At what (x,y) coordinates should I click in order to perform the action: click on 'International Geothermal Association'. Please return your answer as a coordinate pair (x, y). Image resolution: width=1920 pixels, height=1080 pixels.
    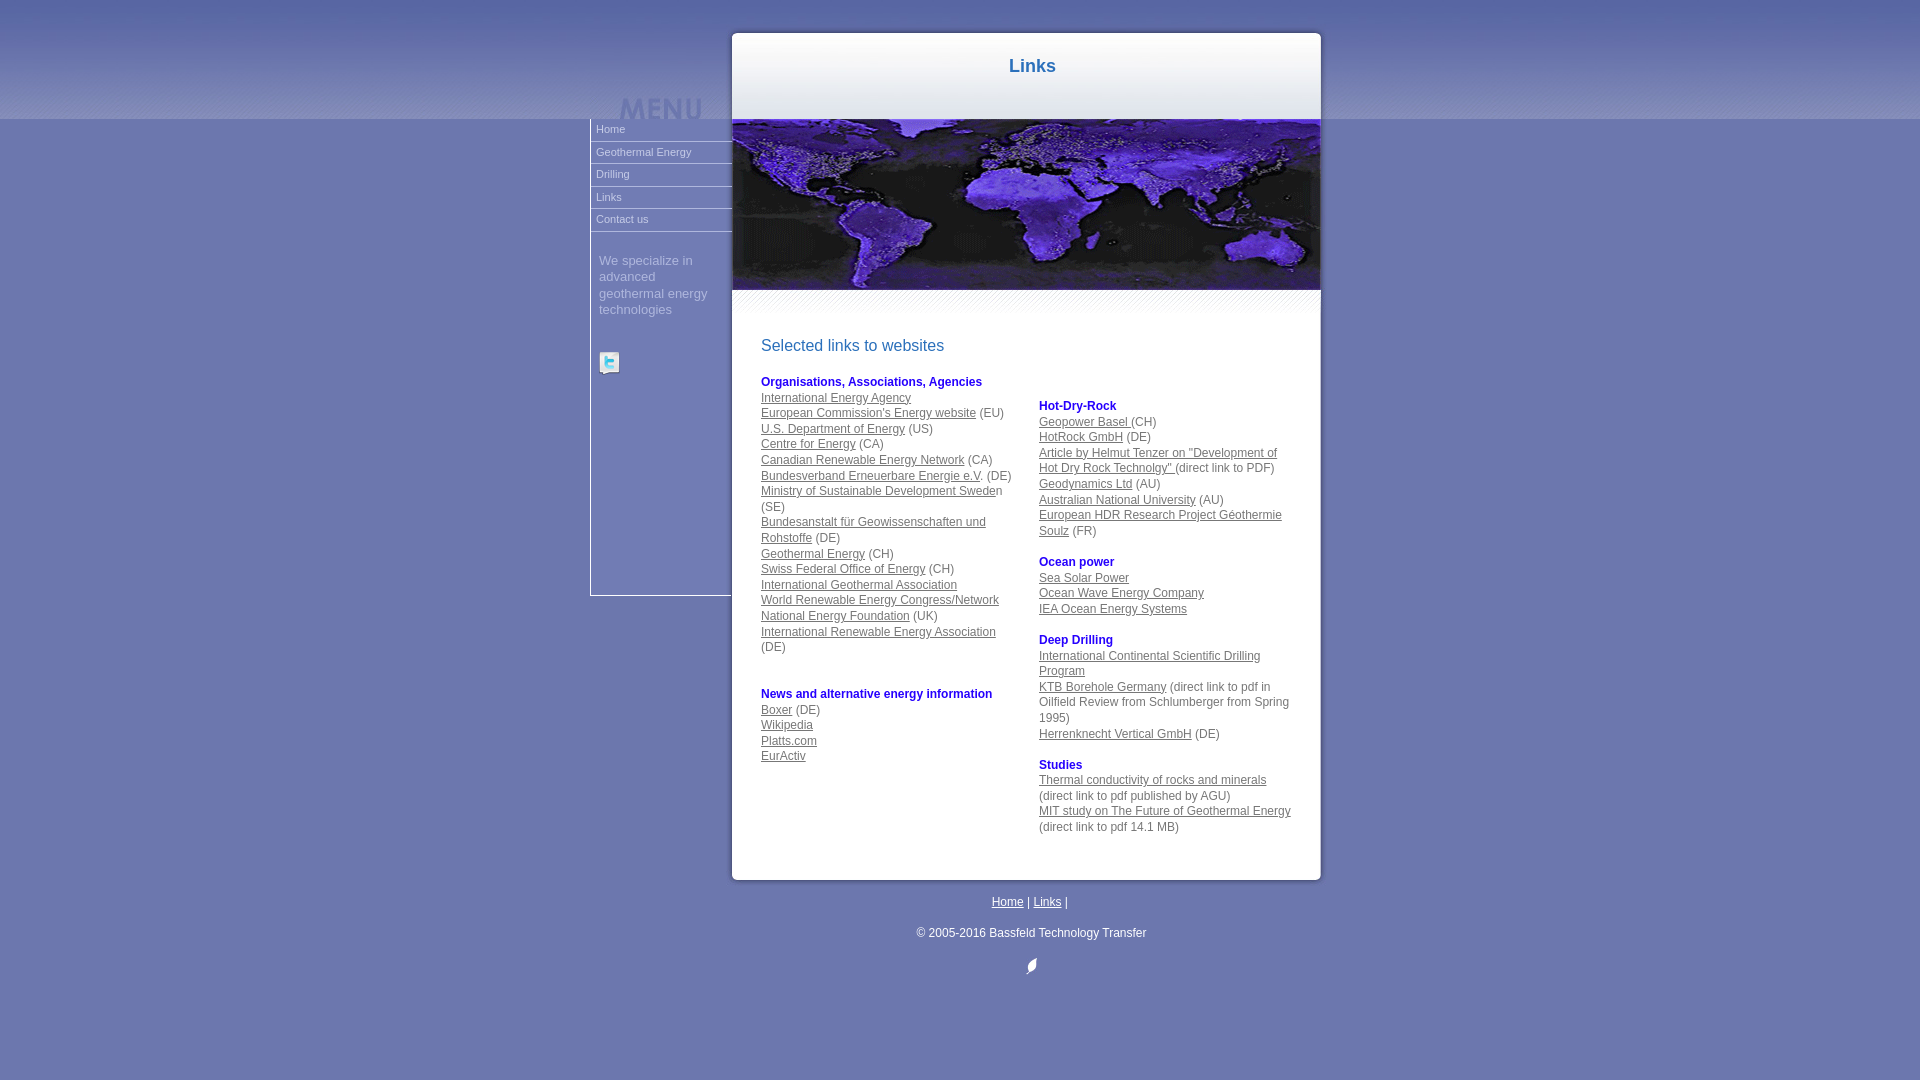
    Looking at the image, I should click on (859, 585).